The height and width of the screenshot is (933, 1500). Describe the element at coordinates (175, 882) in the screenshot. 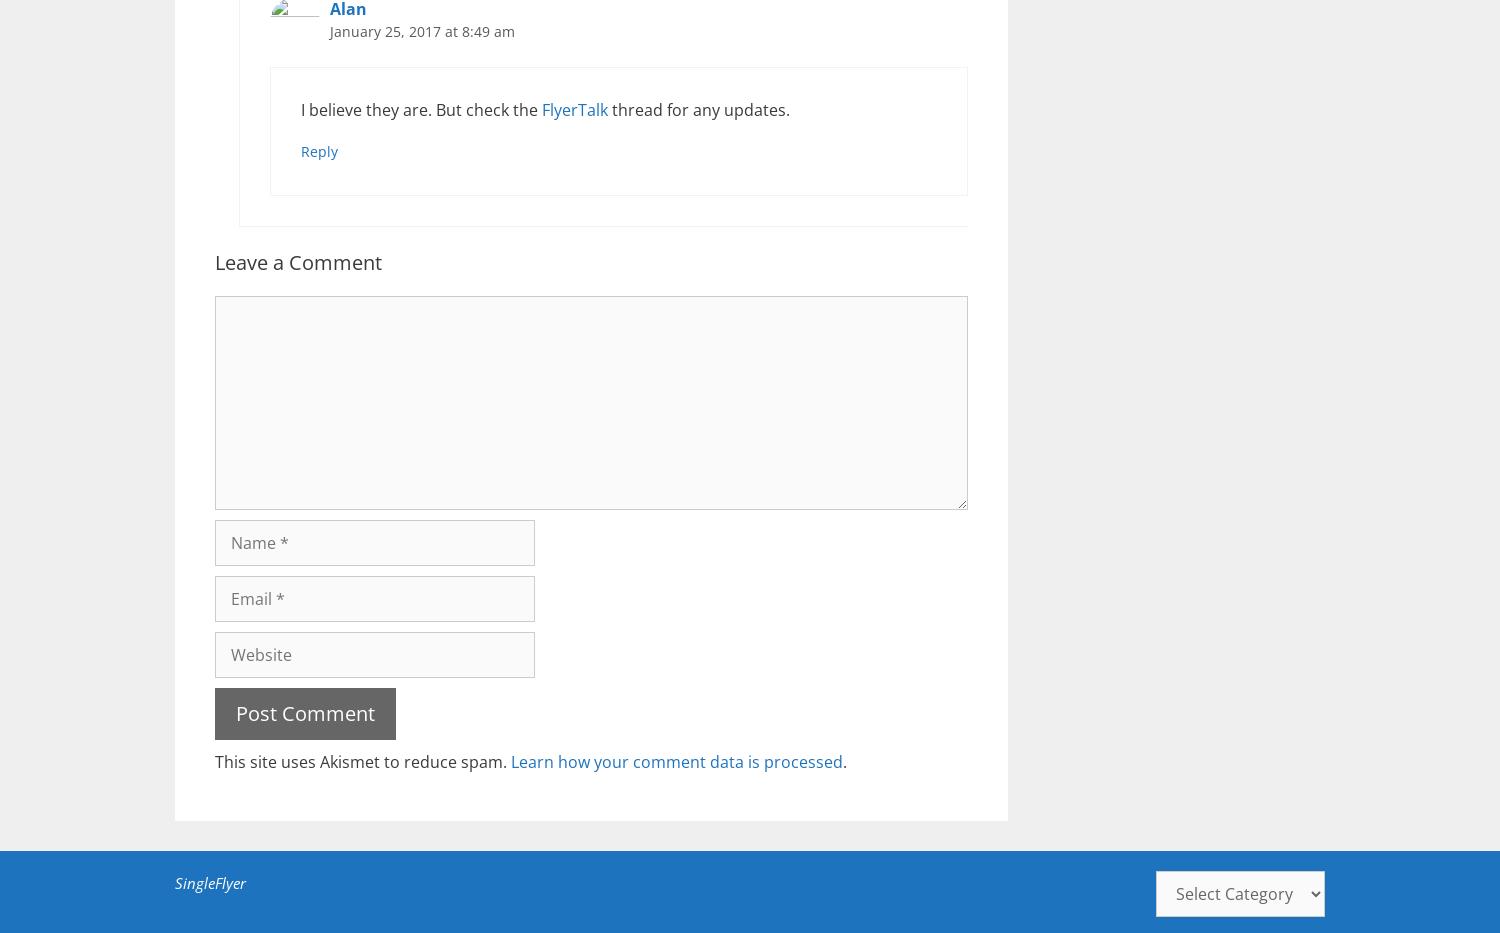

I see `'SingleFlyer'` at that location.